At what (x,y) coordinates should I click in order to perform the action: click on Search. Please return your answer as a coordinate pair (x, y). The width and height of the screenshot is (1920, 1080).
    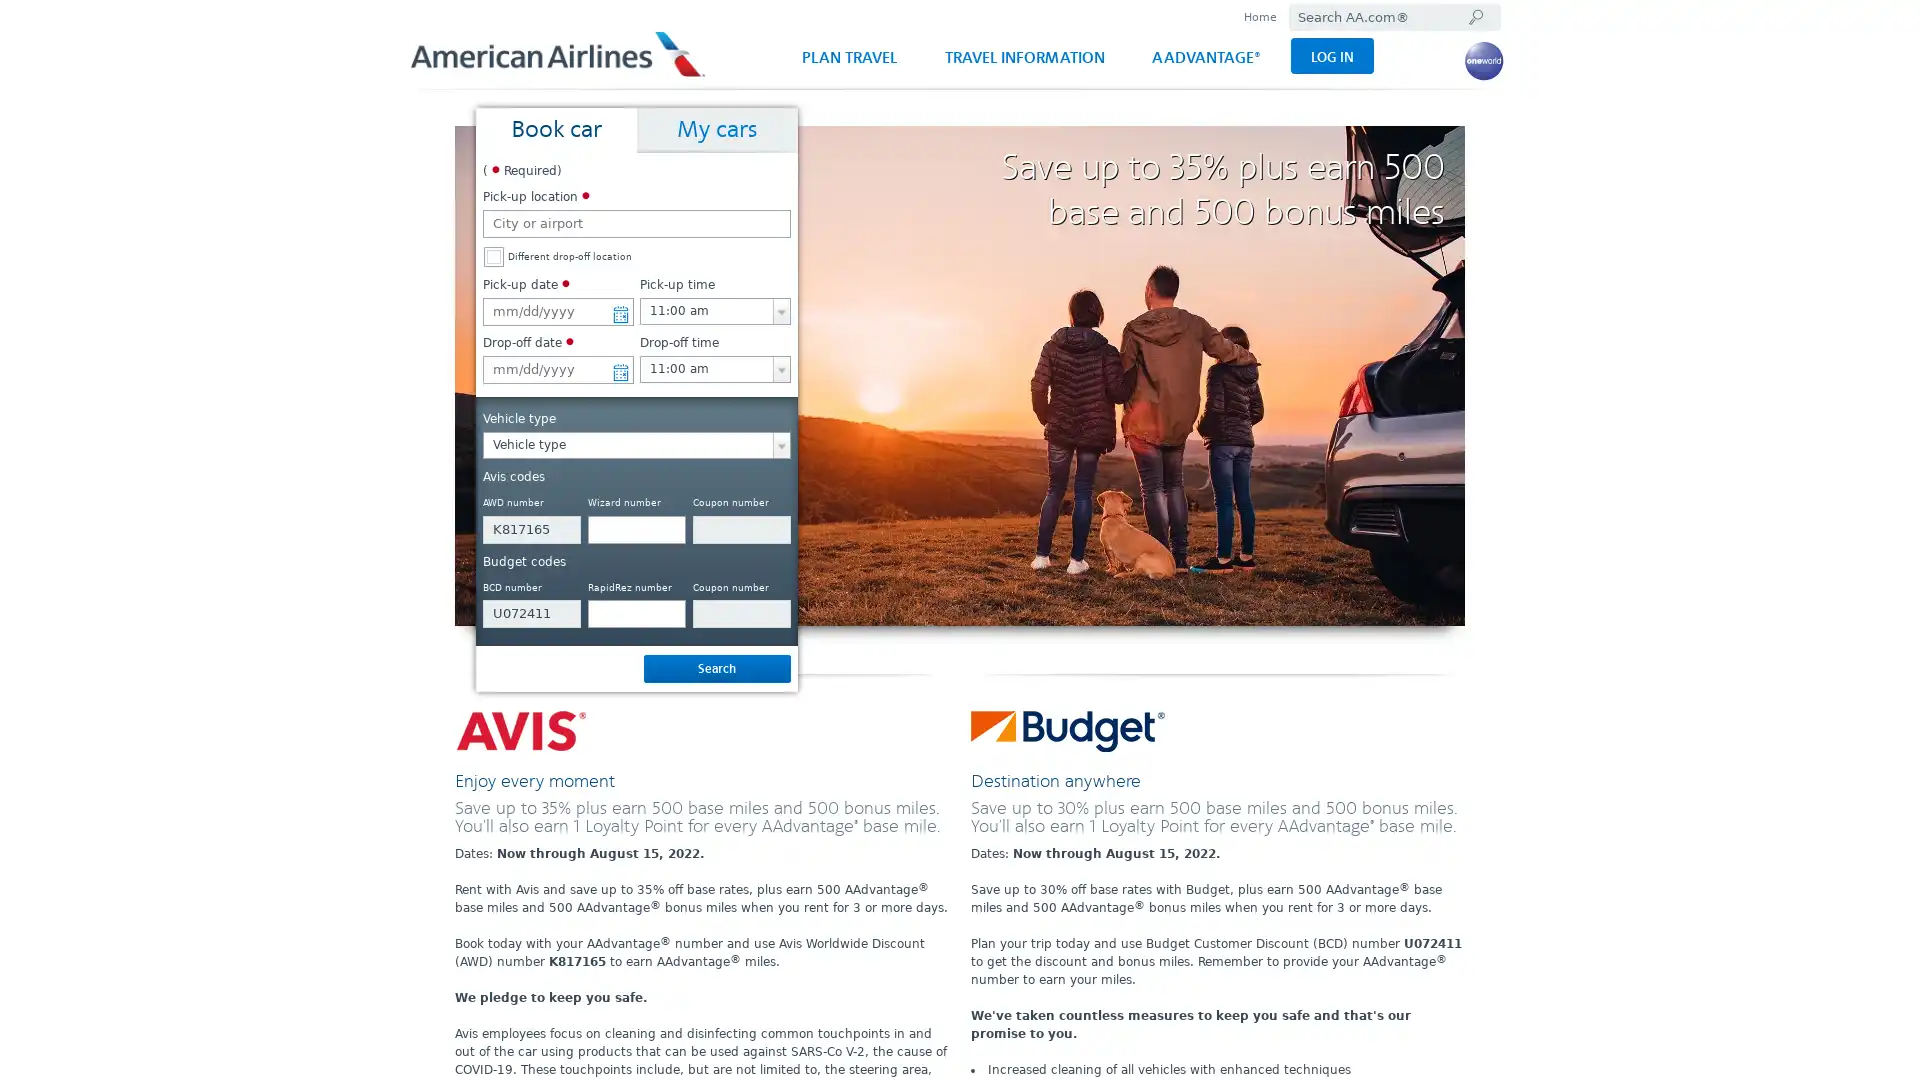
    Looking at the image, I should click on (716, 668).